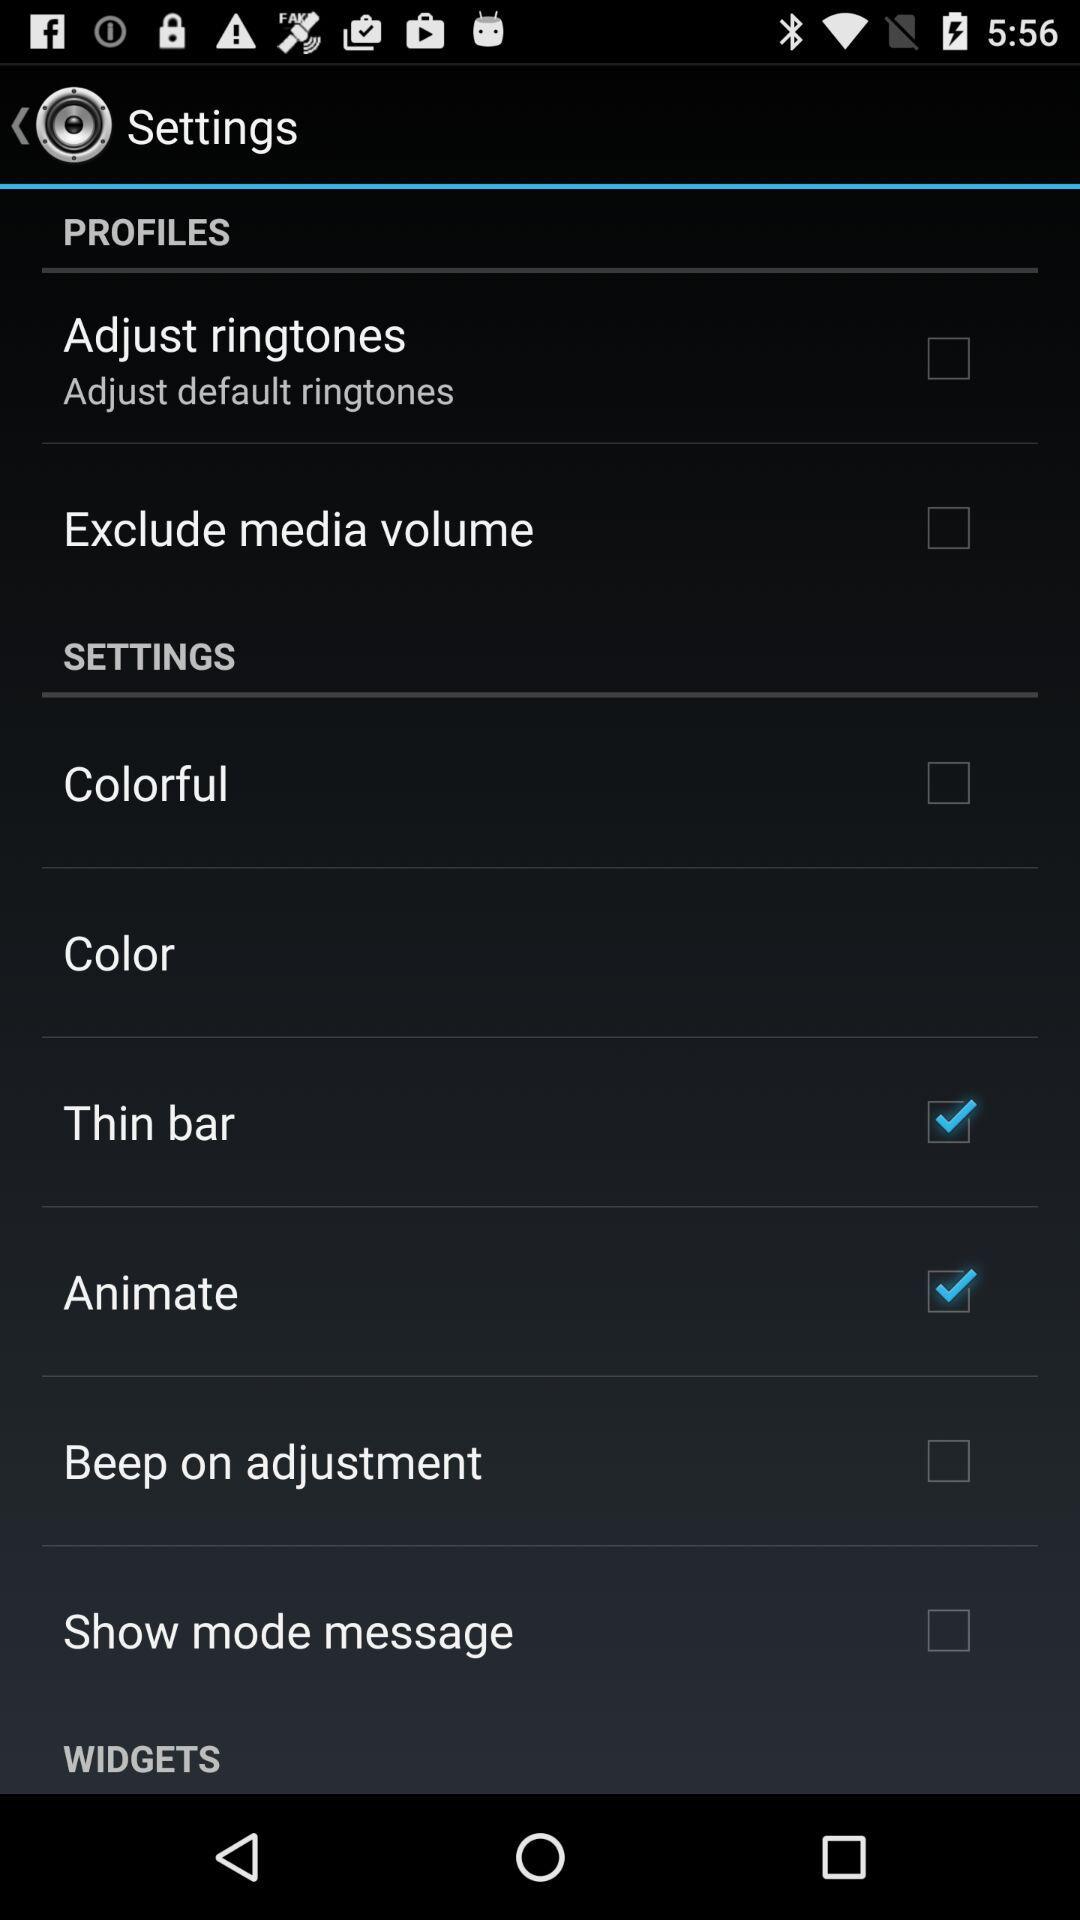  I want to click on app above widgets item, so click(288, 1630).